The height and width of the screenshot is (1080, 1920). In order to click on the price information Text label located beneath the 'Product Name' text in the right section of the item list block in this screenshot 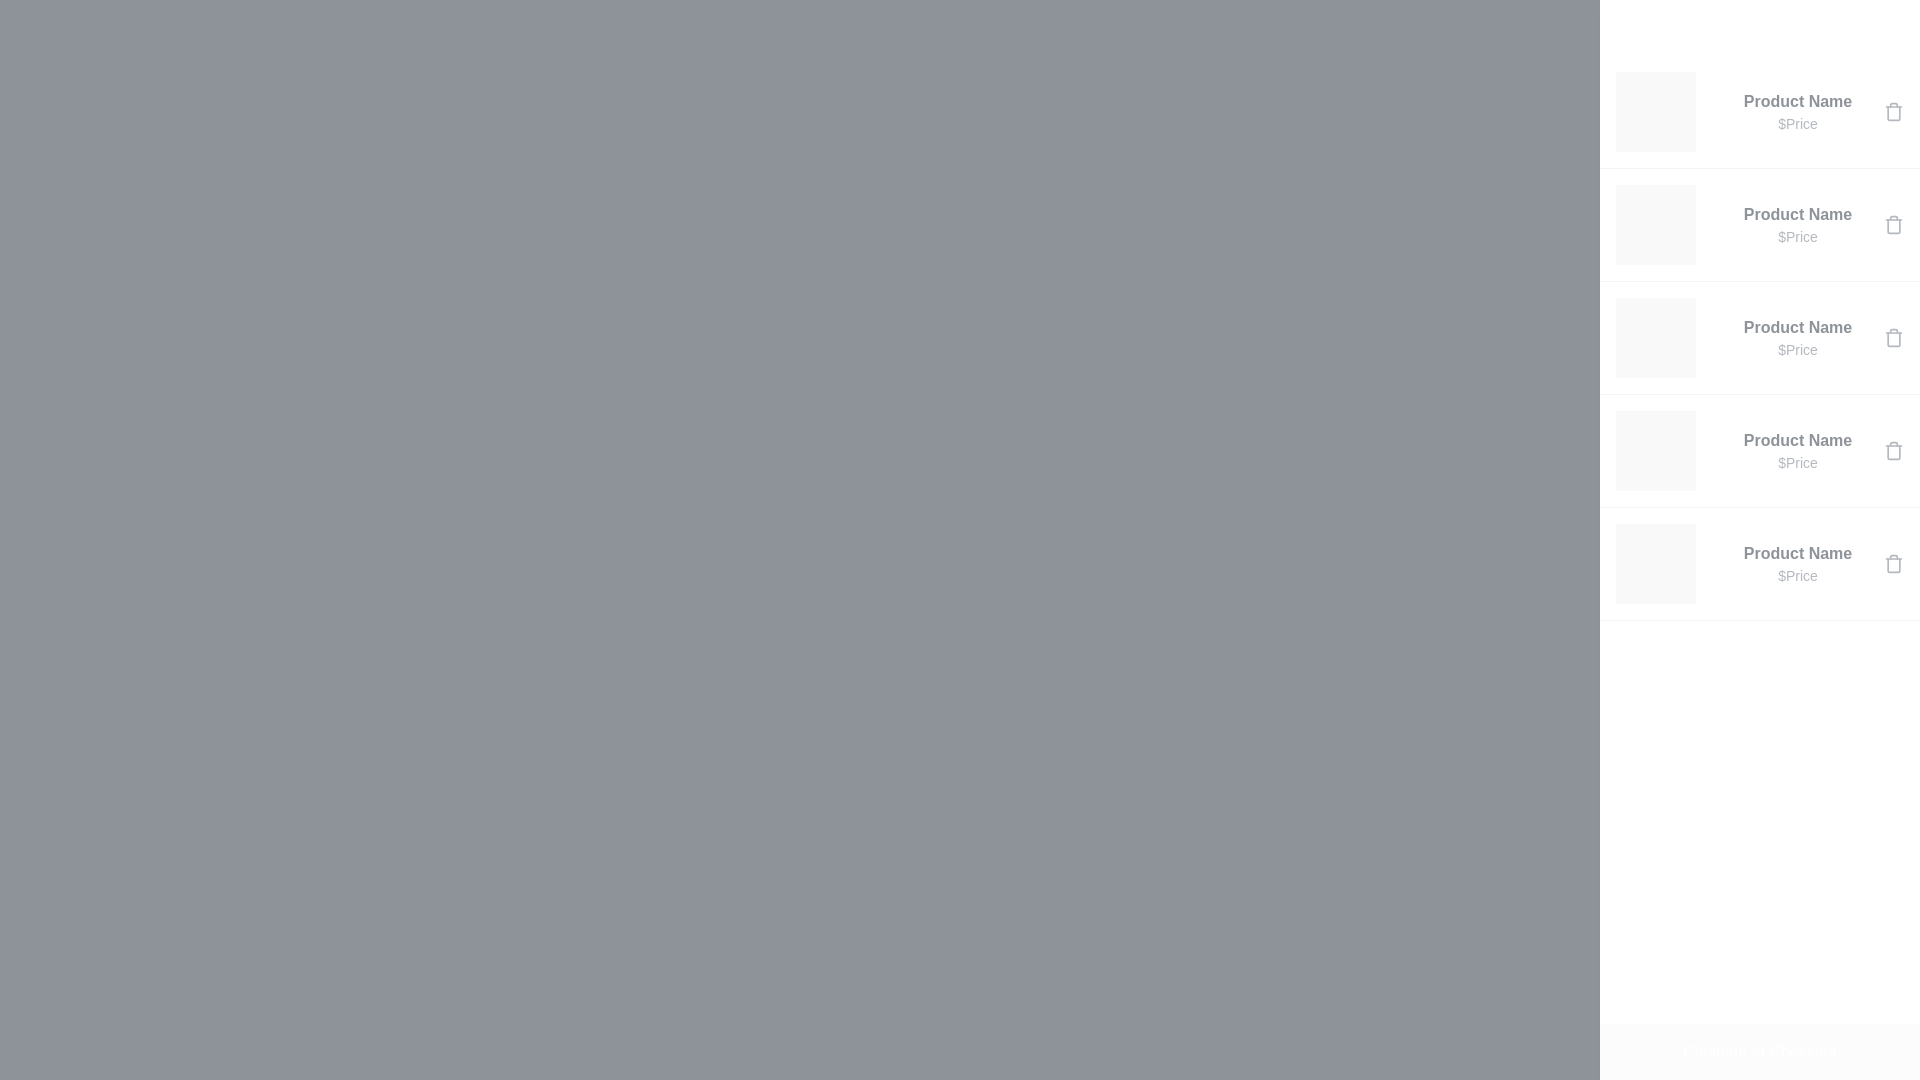, I will do `click(1798, 123)`.